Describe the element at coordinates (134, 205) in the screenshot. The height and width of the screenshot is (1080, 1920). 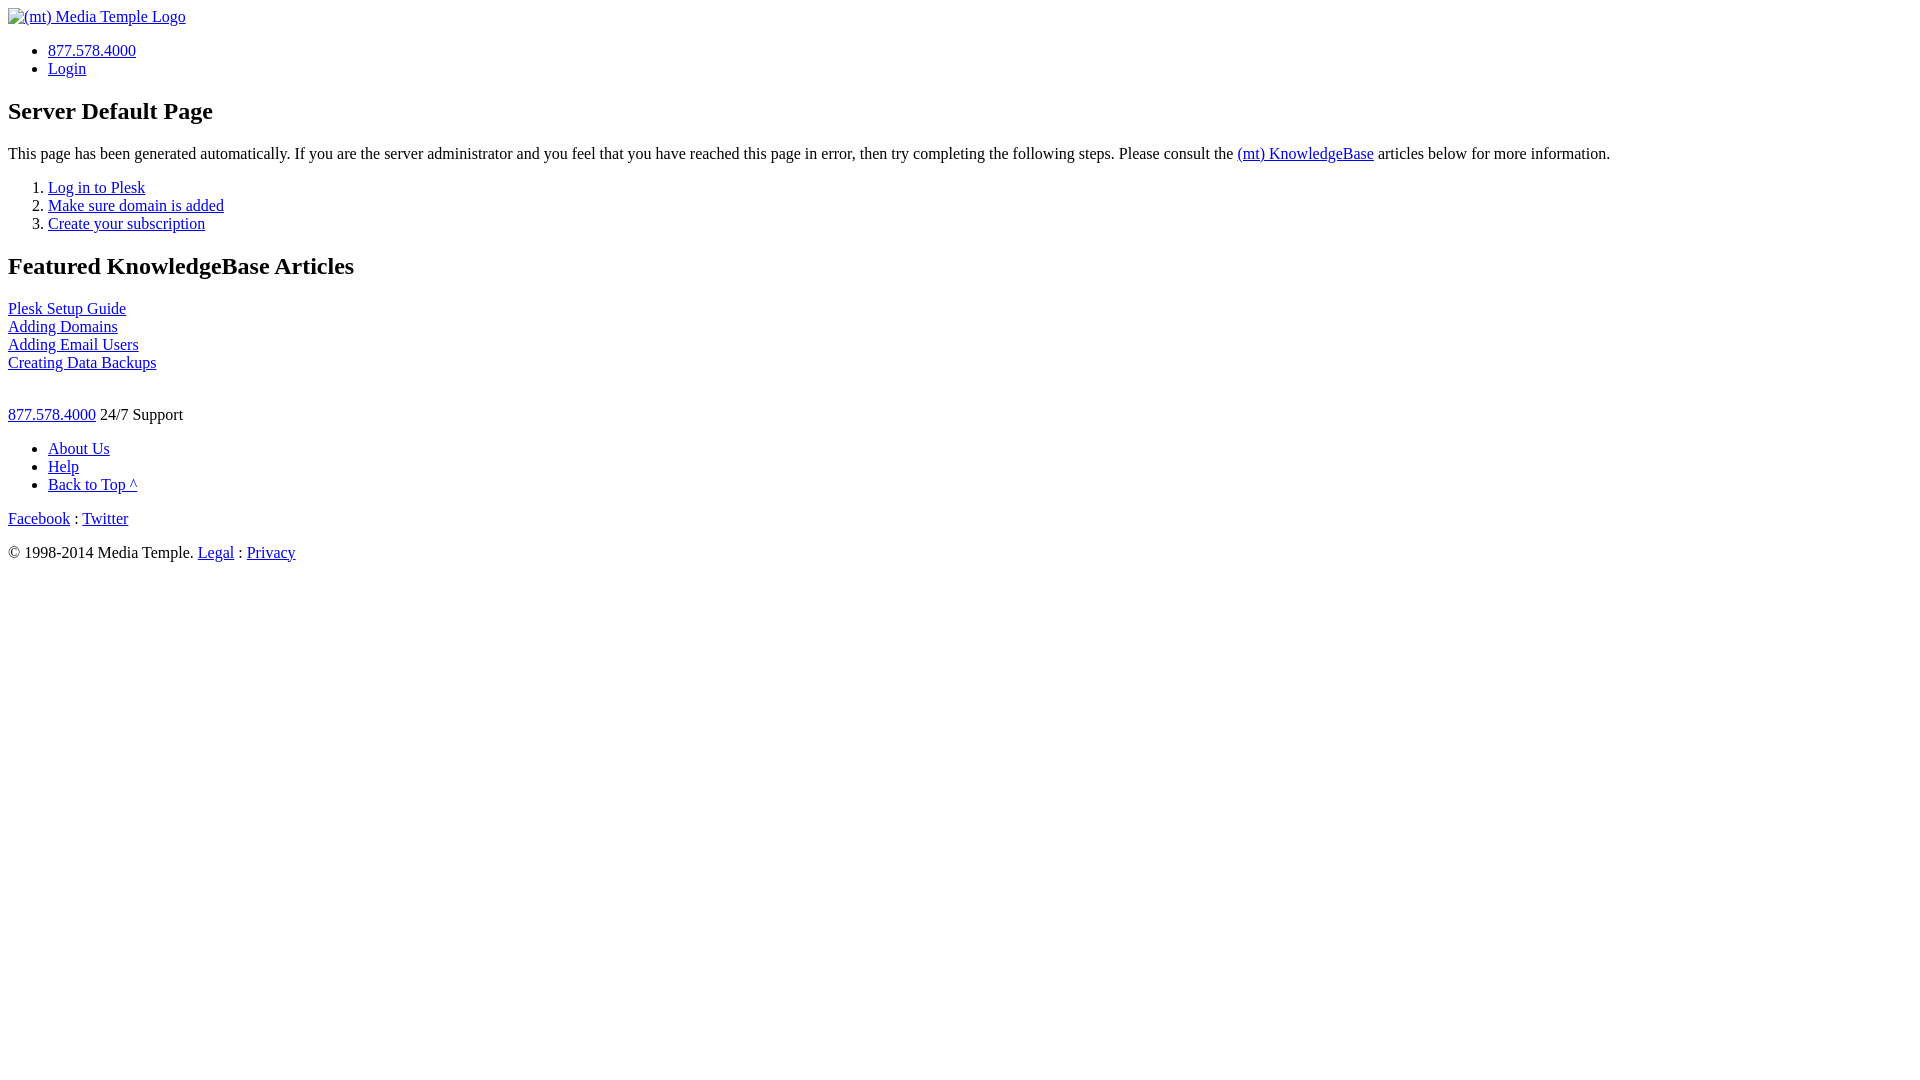
I see `'Make sure domain is added'` at that location.